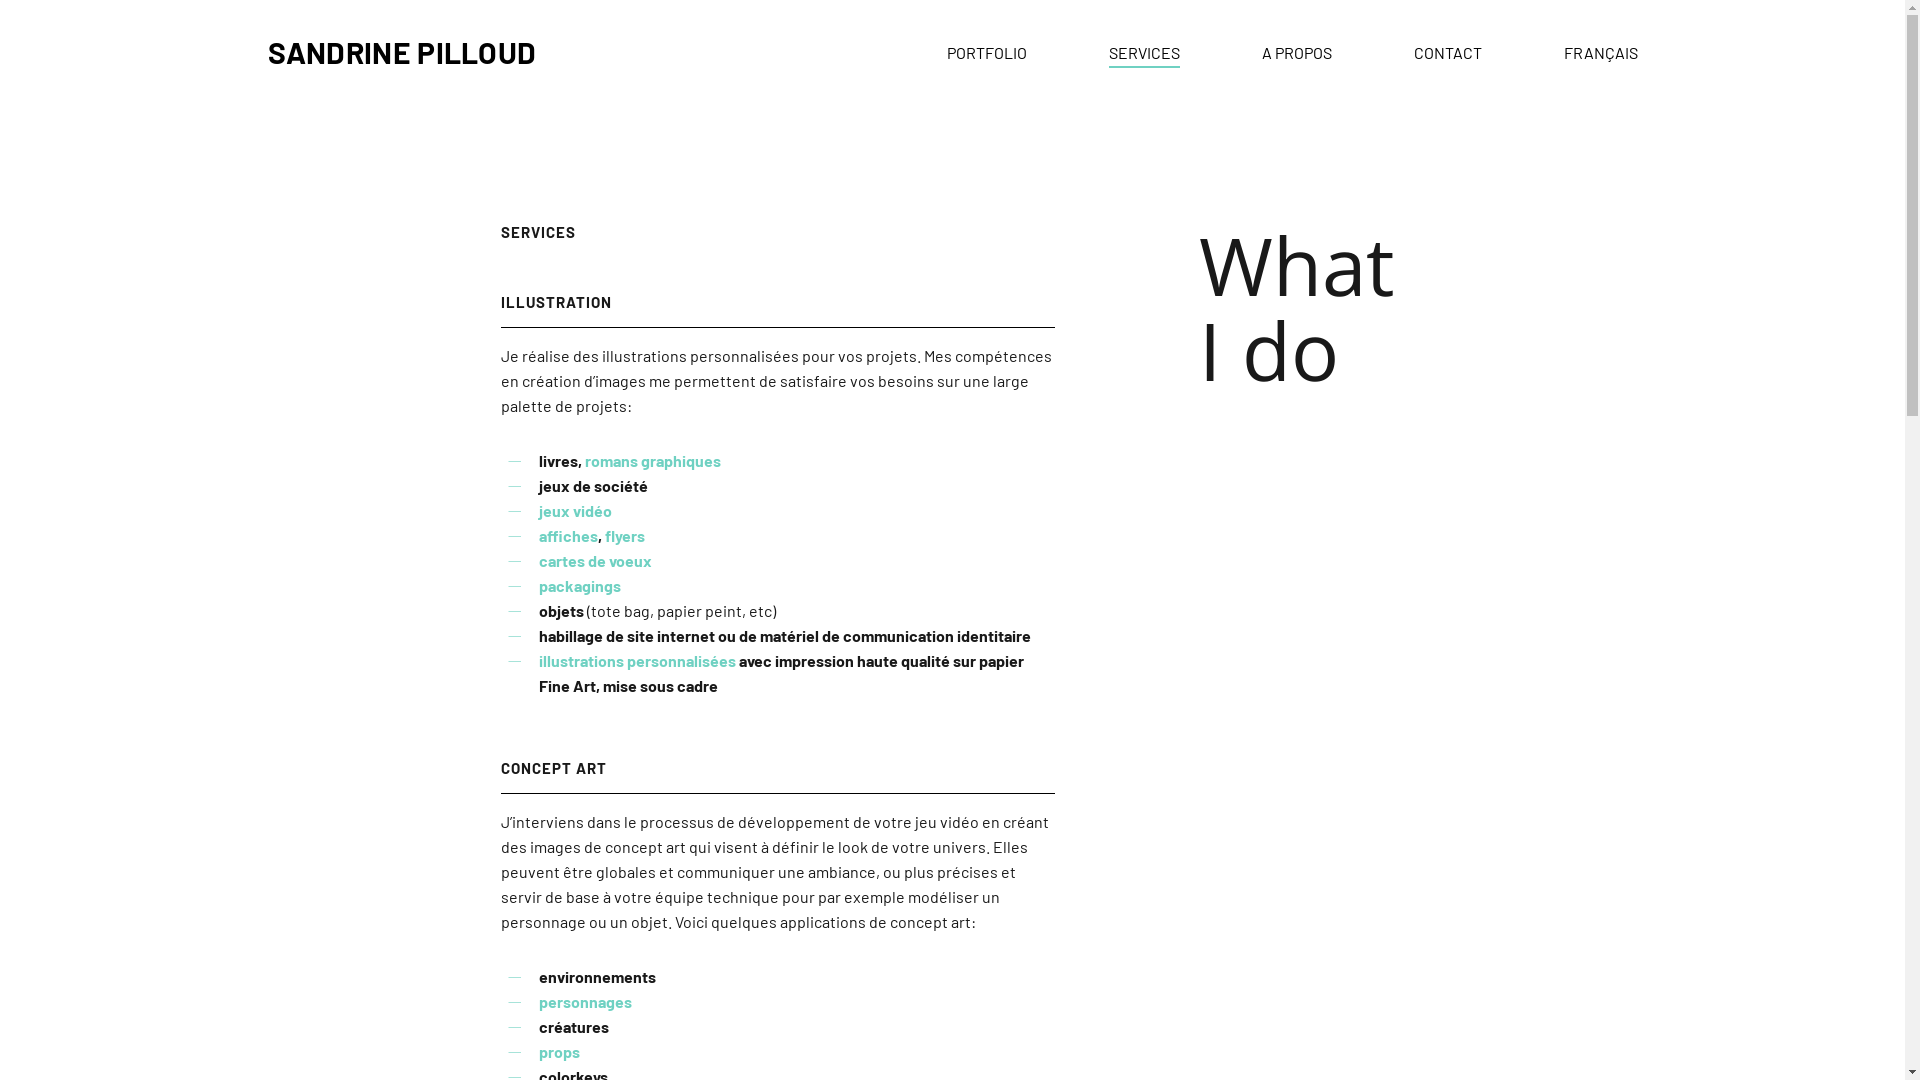 This screenshot has width=1920, height=1080. I want to click on 'personnages', so click(584, 1001).